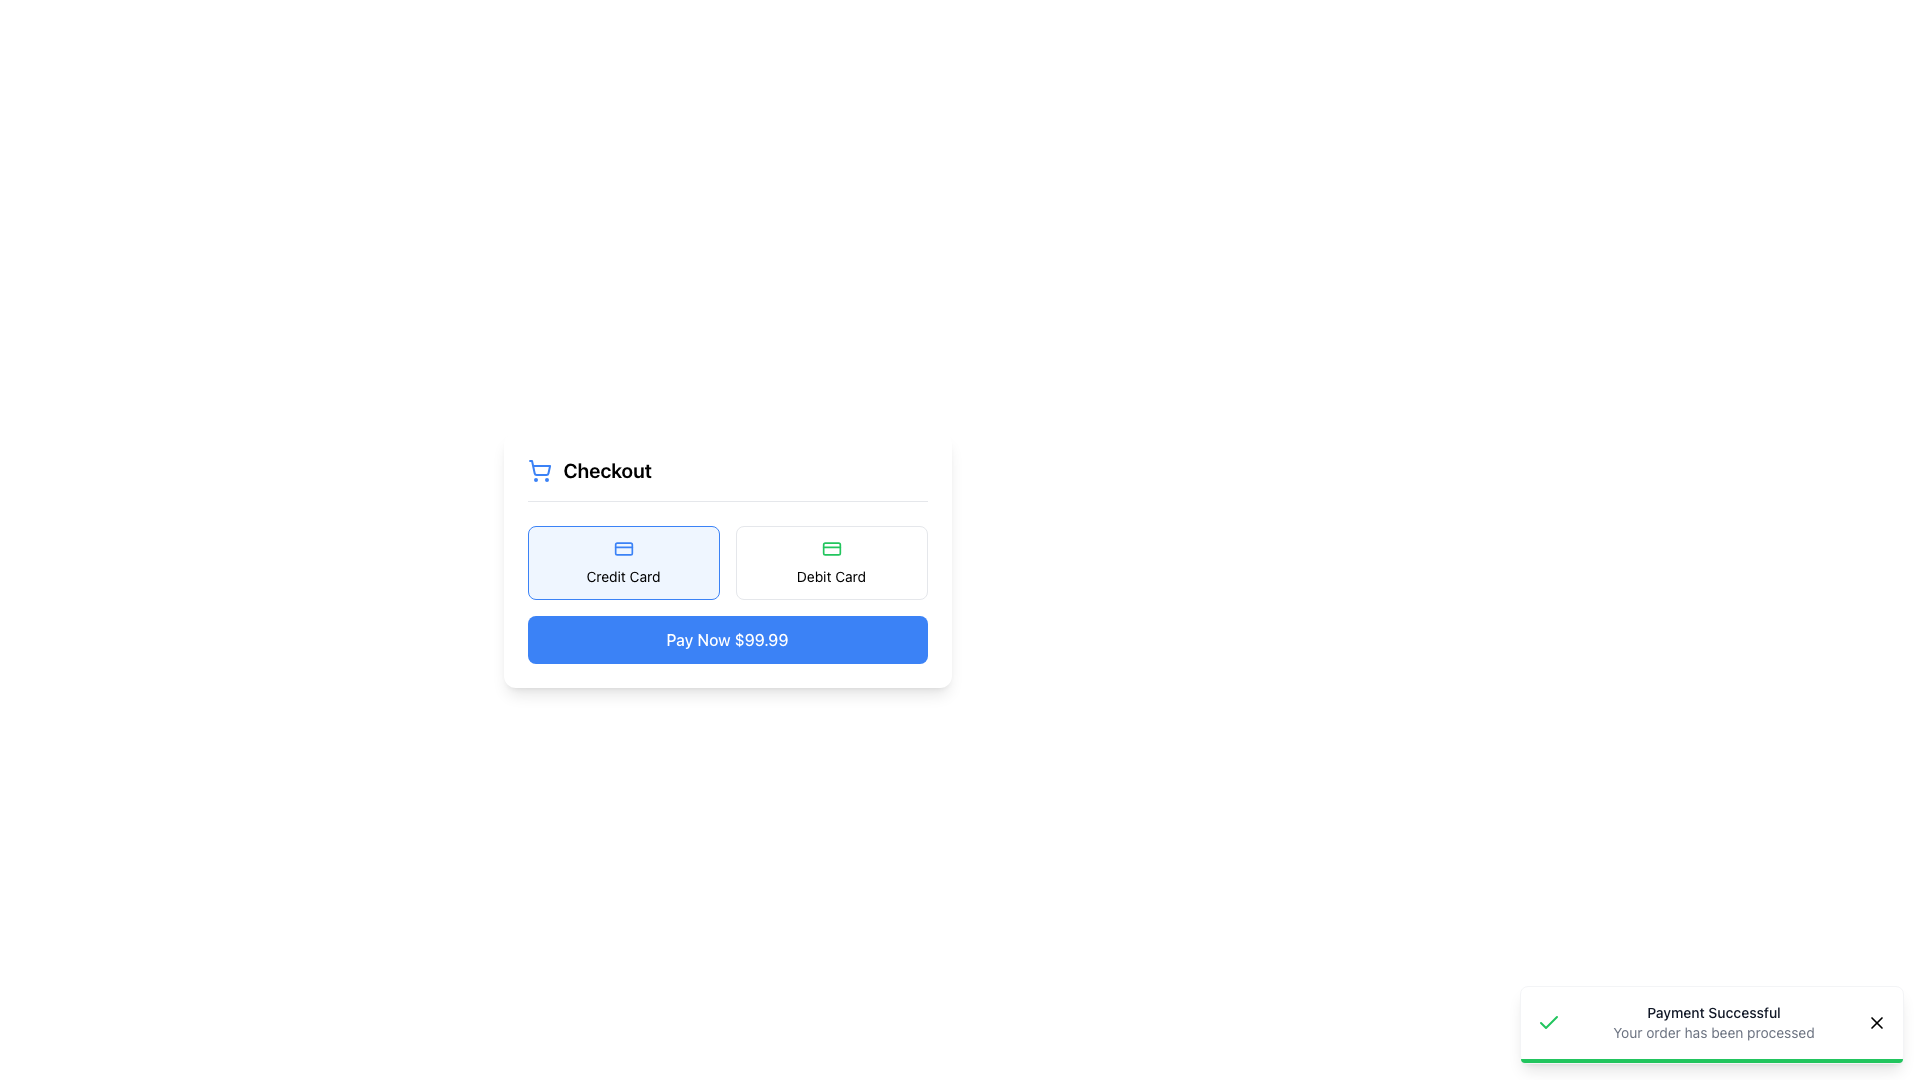 The image size is (1920, 1080). Describe the element at coordinates (622, 548) in the screenshot. I see `the upper rectangular part of the credit card icon located on the left side of the 'Credit Card' button in the payment method selection section` at that location.